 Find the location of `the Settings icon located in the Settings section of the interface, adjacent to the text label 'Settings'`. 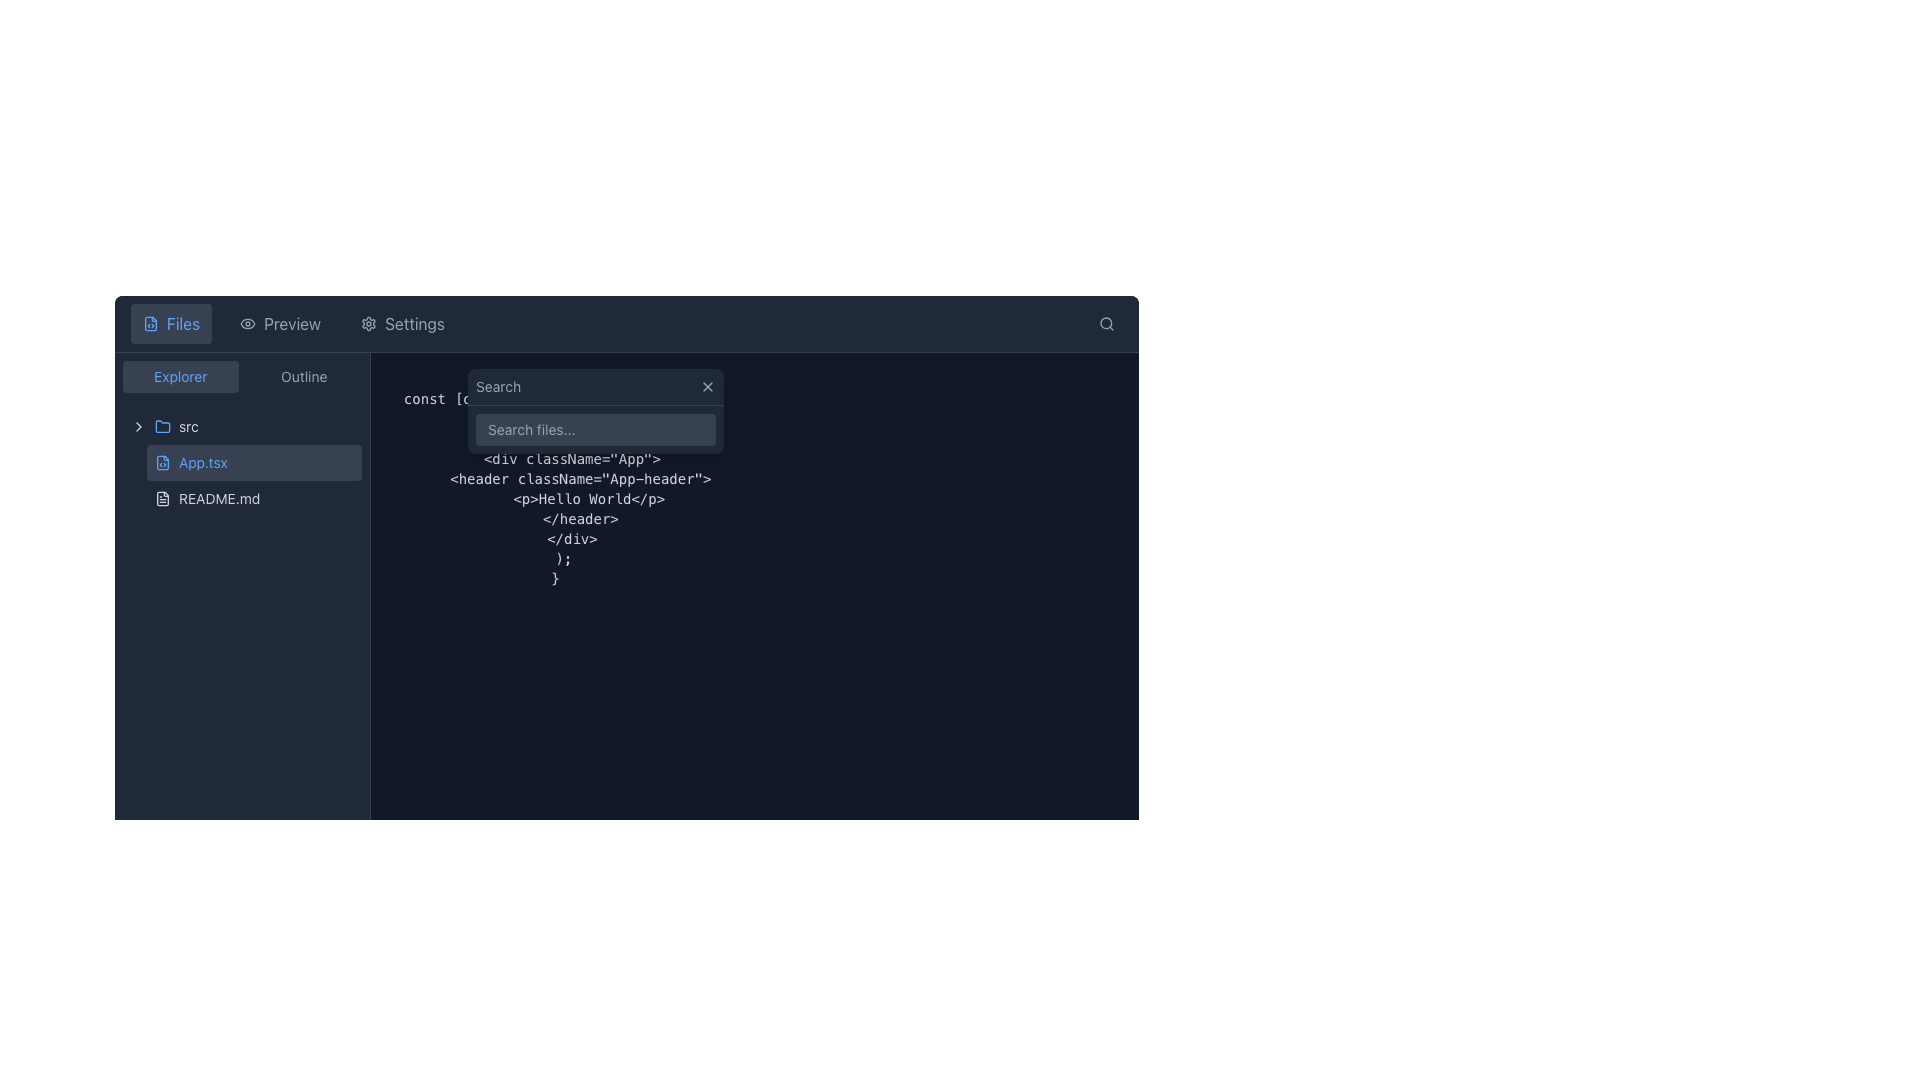

the Settings icon located in the Settings section of the interface, adjacent to the text label 'Settings' is located at coordinates (369, 323).